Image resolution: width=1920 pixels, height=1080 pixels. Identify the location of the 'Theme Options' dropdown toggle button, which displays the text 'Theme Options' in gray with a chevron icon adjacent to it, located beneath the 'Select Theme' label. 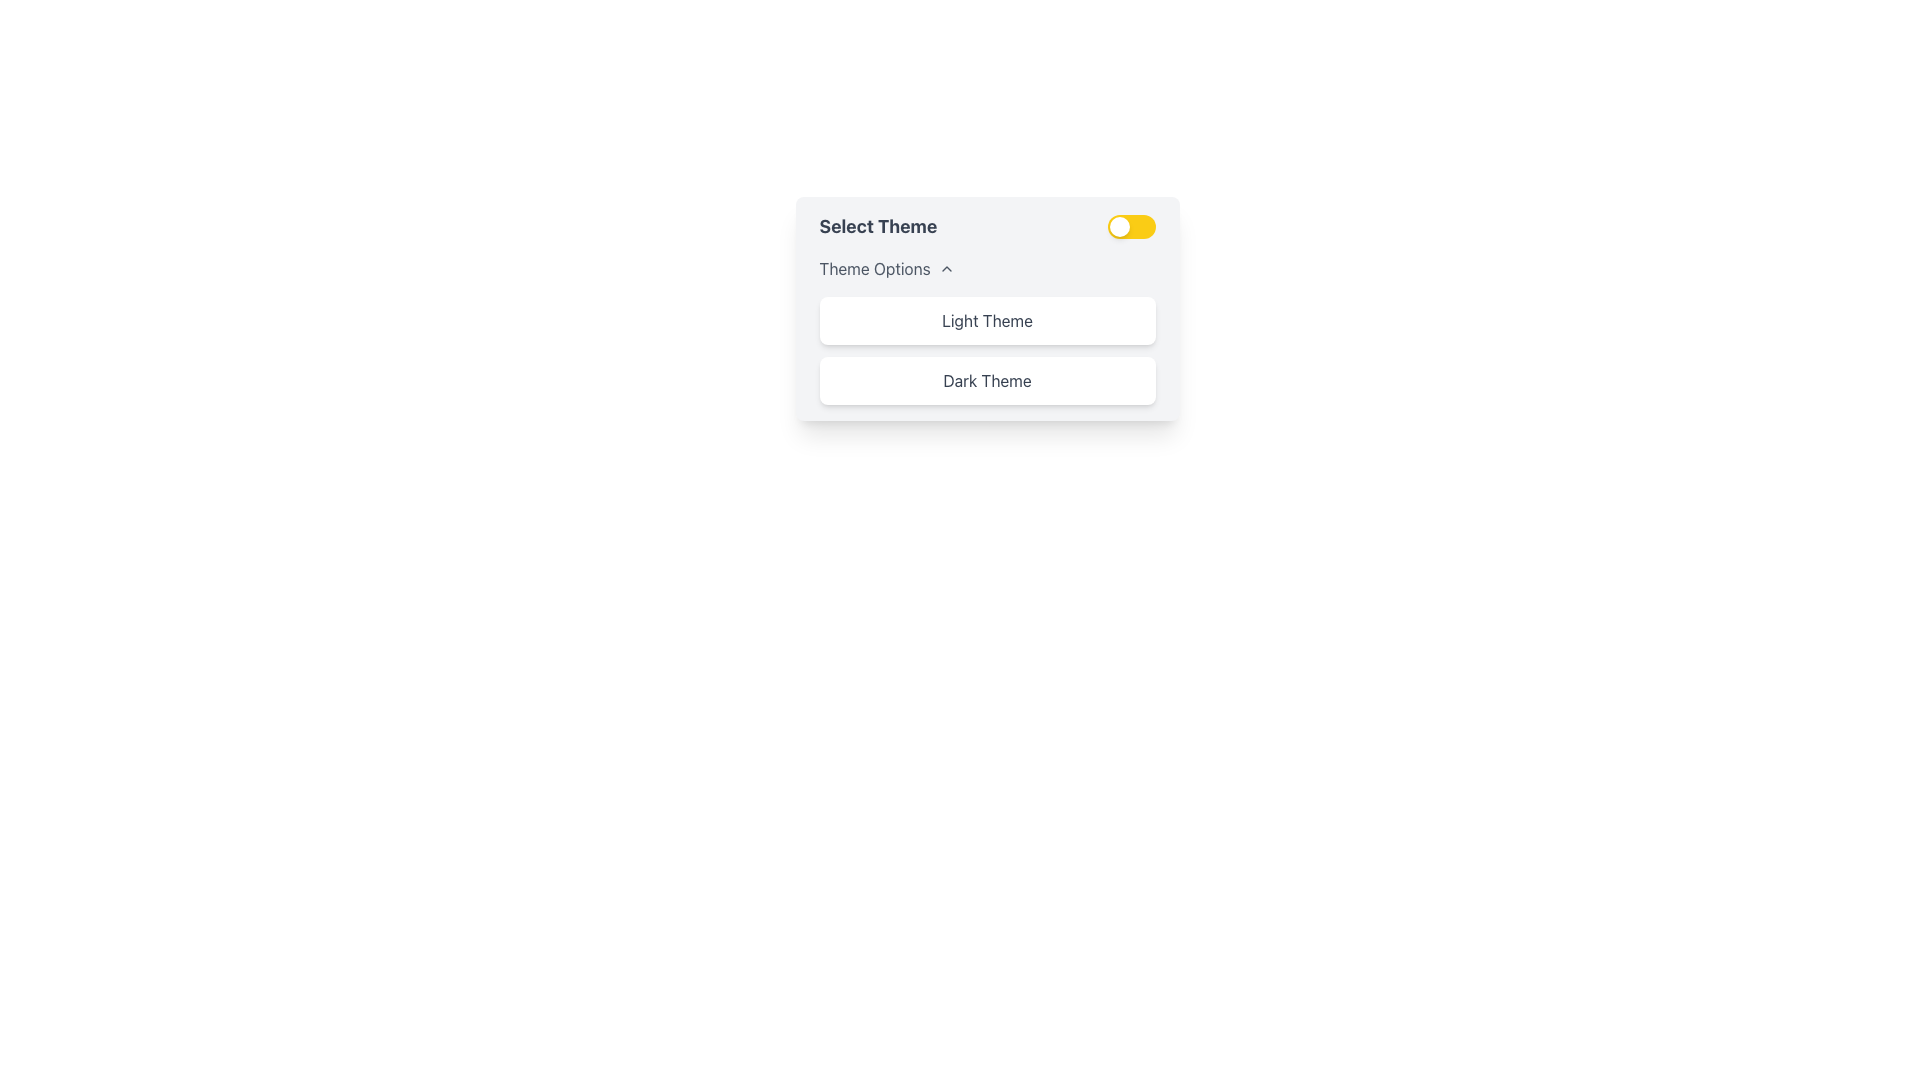
(886, 268).